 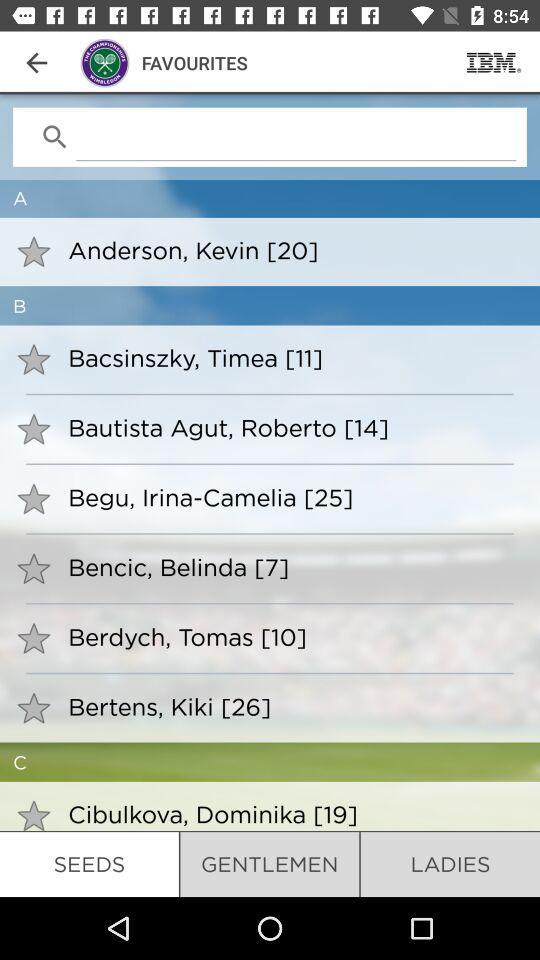 What do you see at coordinates (290, 814) in the screenshot?
I see `the icon below c item` at bounding box center [290, 814].